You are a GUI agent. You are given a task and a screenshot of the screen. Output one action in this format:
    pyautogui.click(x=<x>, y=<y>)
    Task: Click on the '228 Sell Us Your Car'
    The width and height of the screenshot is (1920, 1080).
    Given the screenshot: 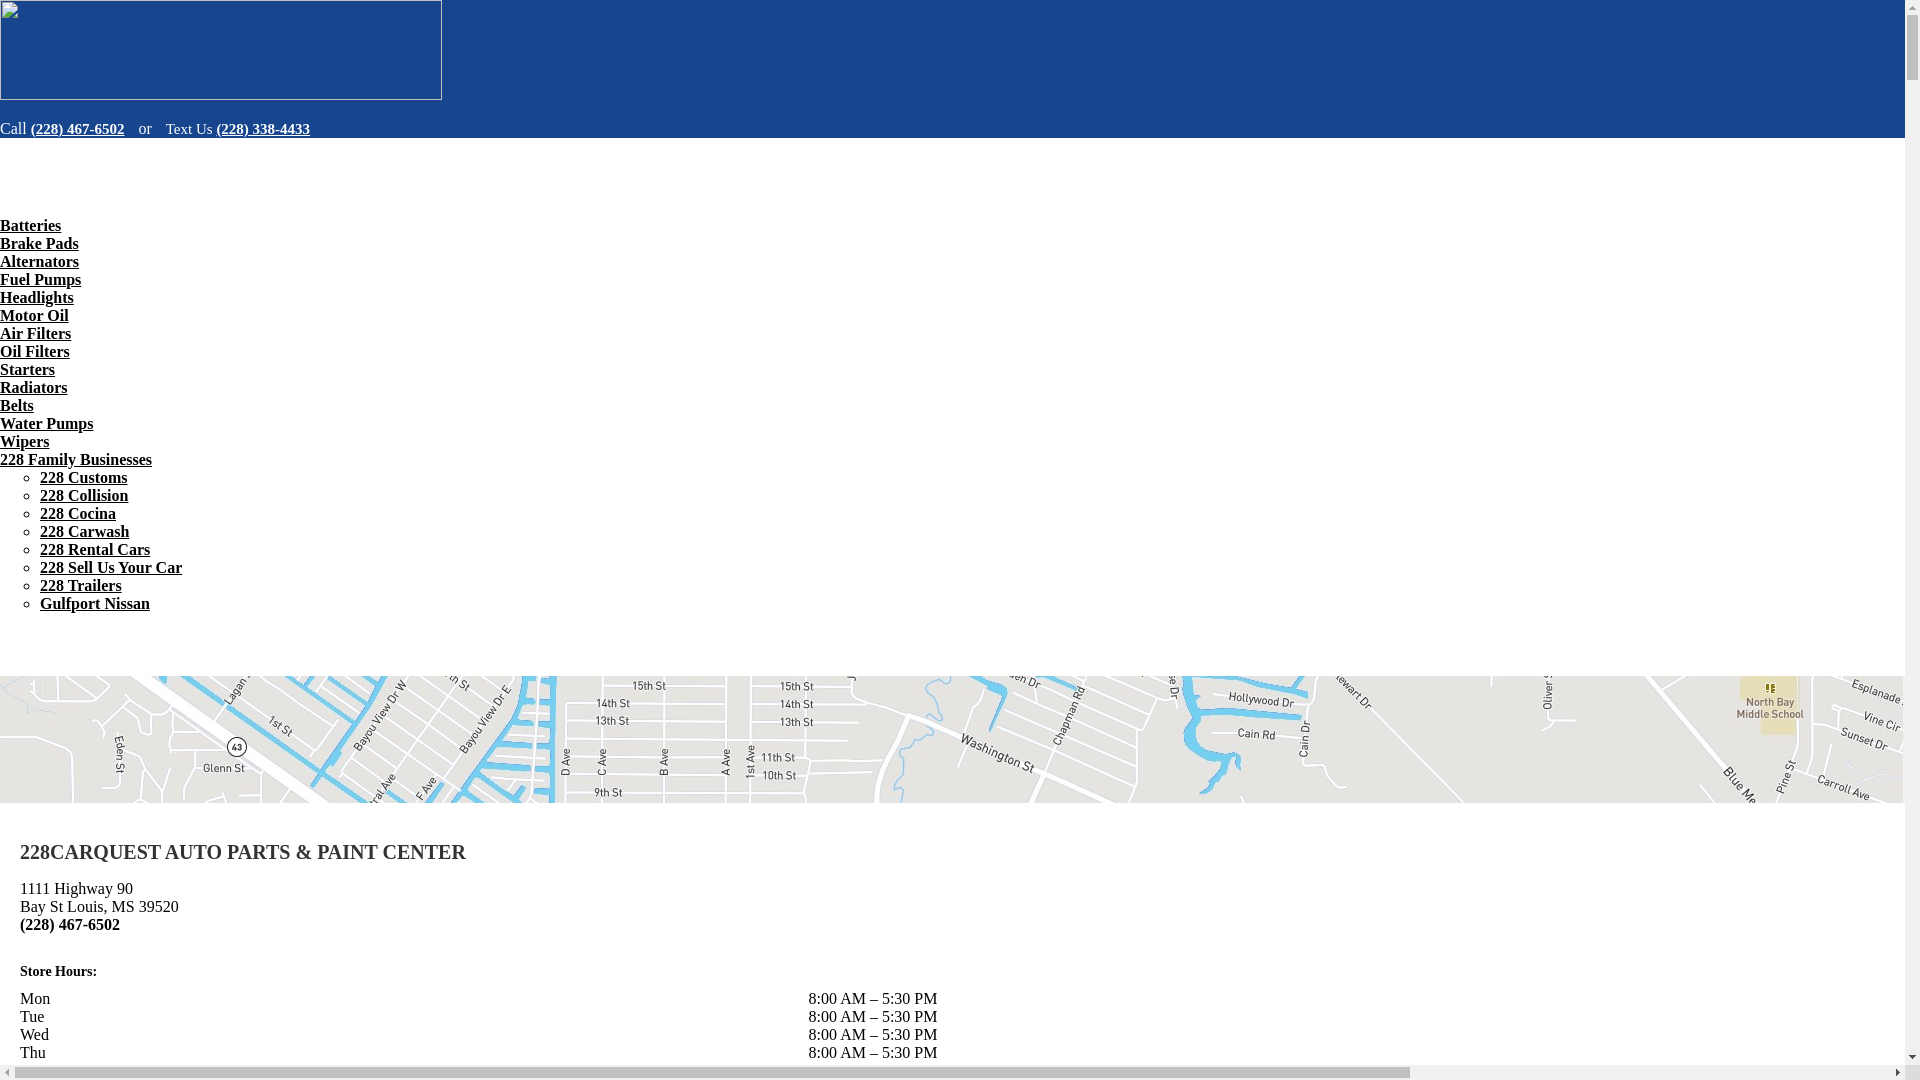 What is the action you would take?
    pyautogui.click(x=109, y=567)
    